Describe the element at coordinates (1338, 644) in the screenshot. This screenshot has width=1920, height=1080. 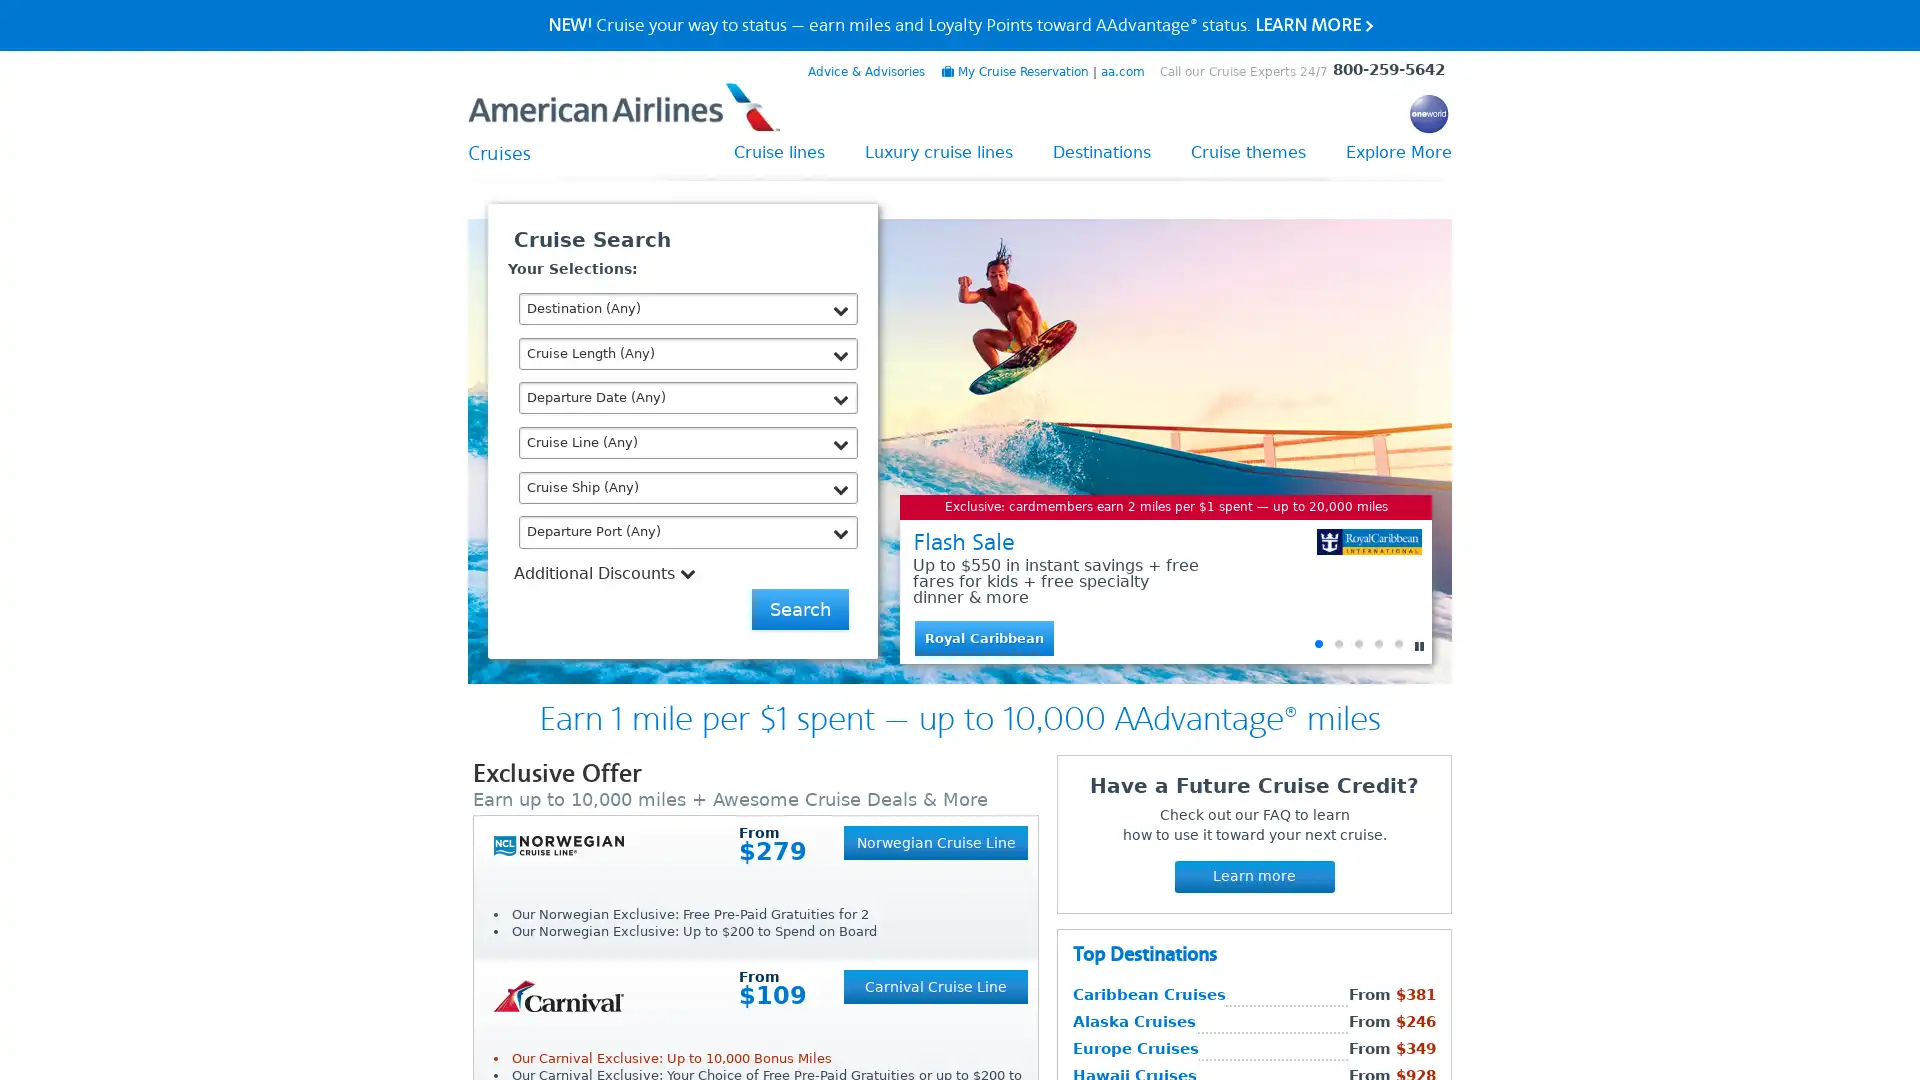
I see `Go to slide 2` at that location.